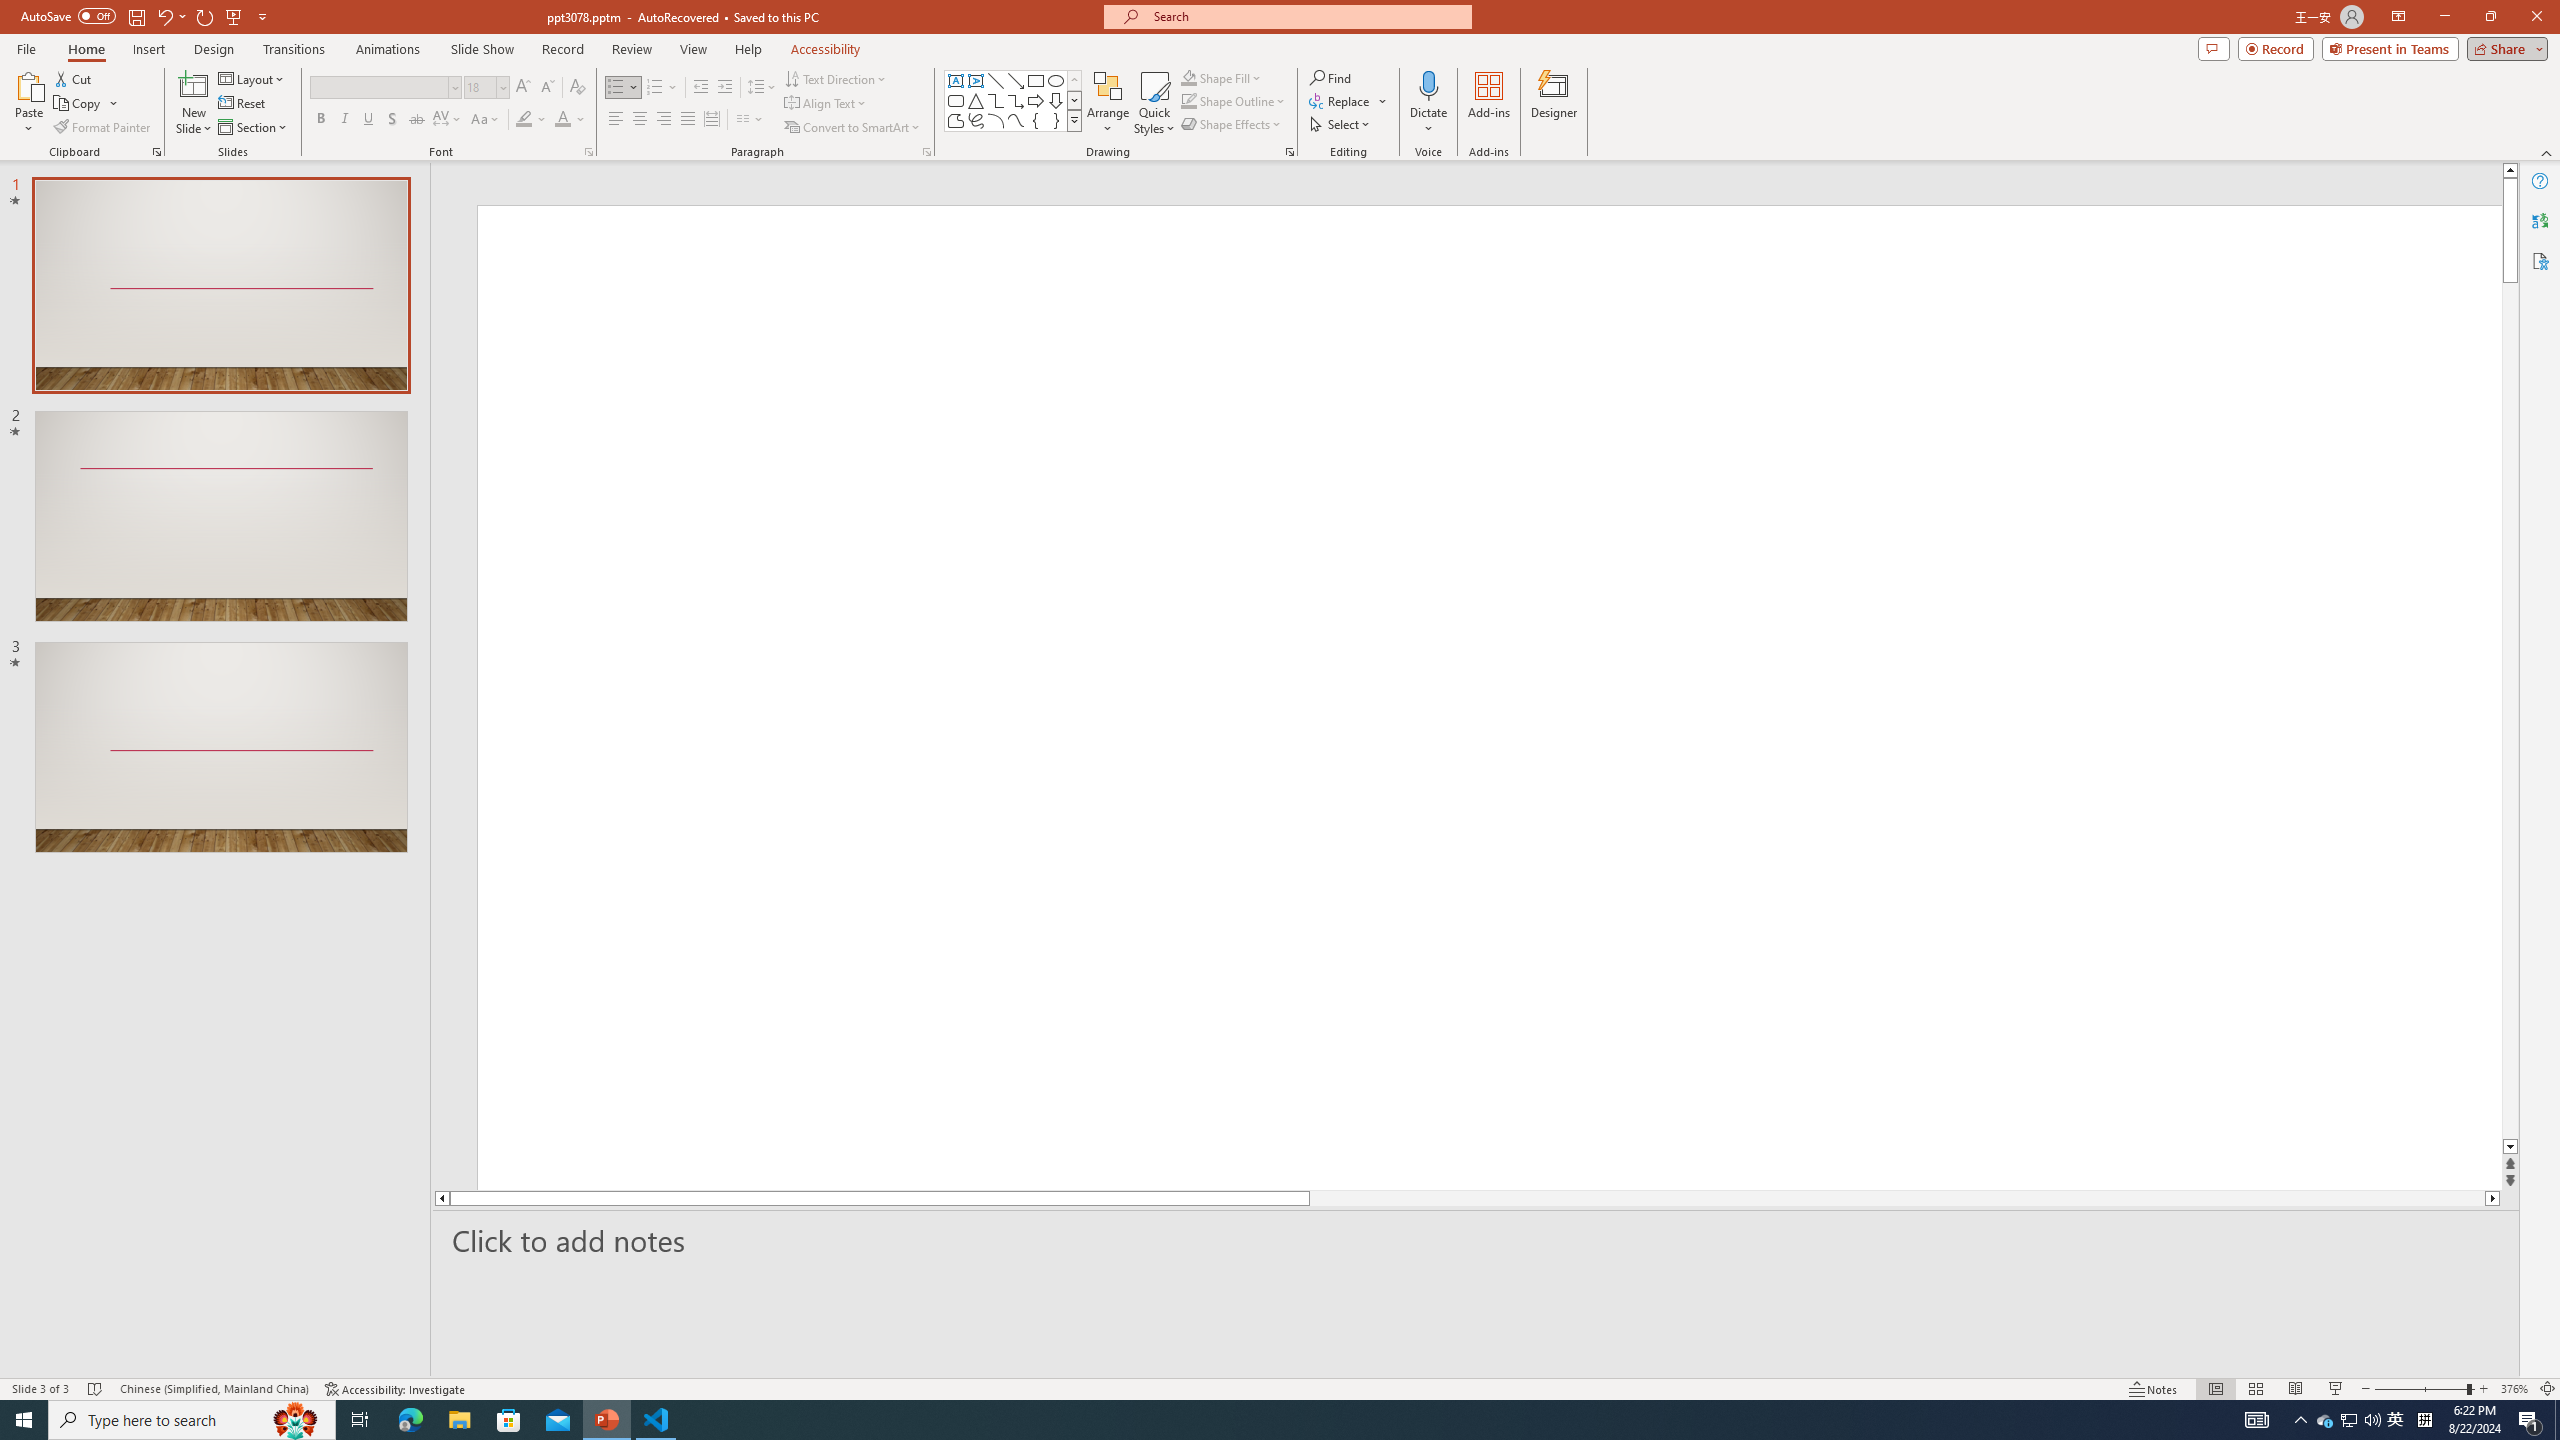 The height and width of the screenshot is (1440, 2560). What do you see at coordinates (1189, 99) in the screenshot?
I see `'Shape Outline Green, Accent 1'` at bounding box center [1189, 99].